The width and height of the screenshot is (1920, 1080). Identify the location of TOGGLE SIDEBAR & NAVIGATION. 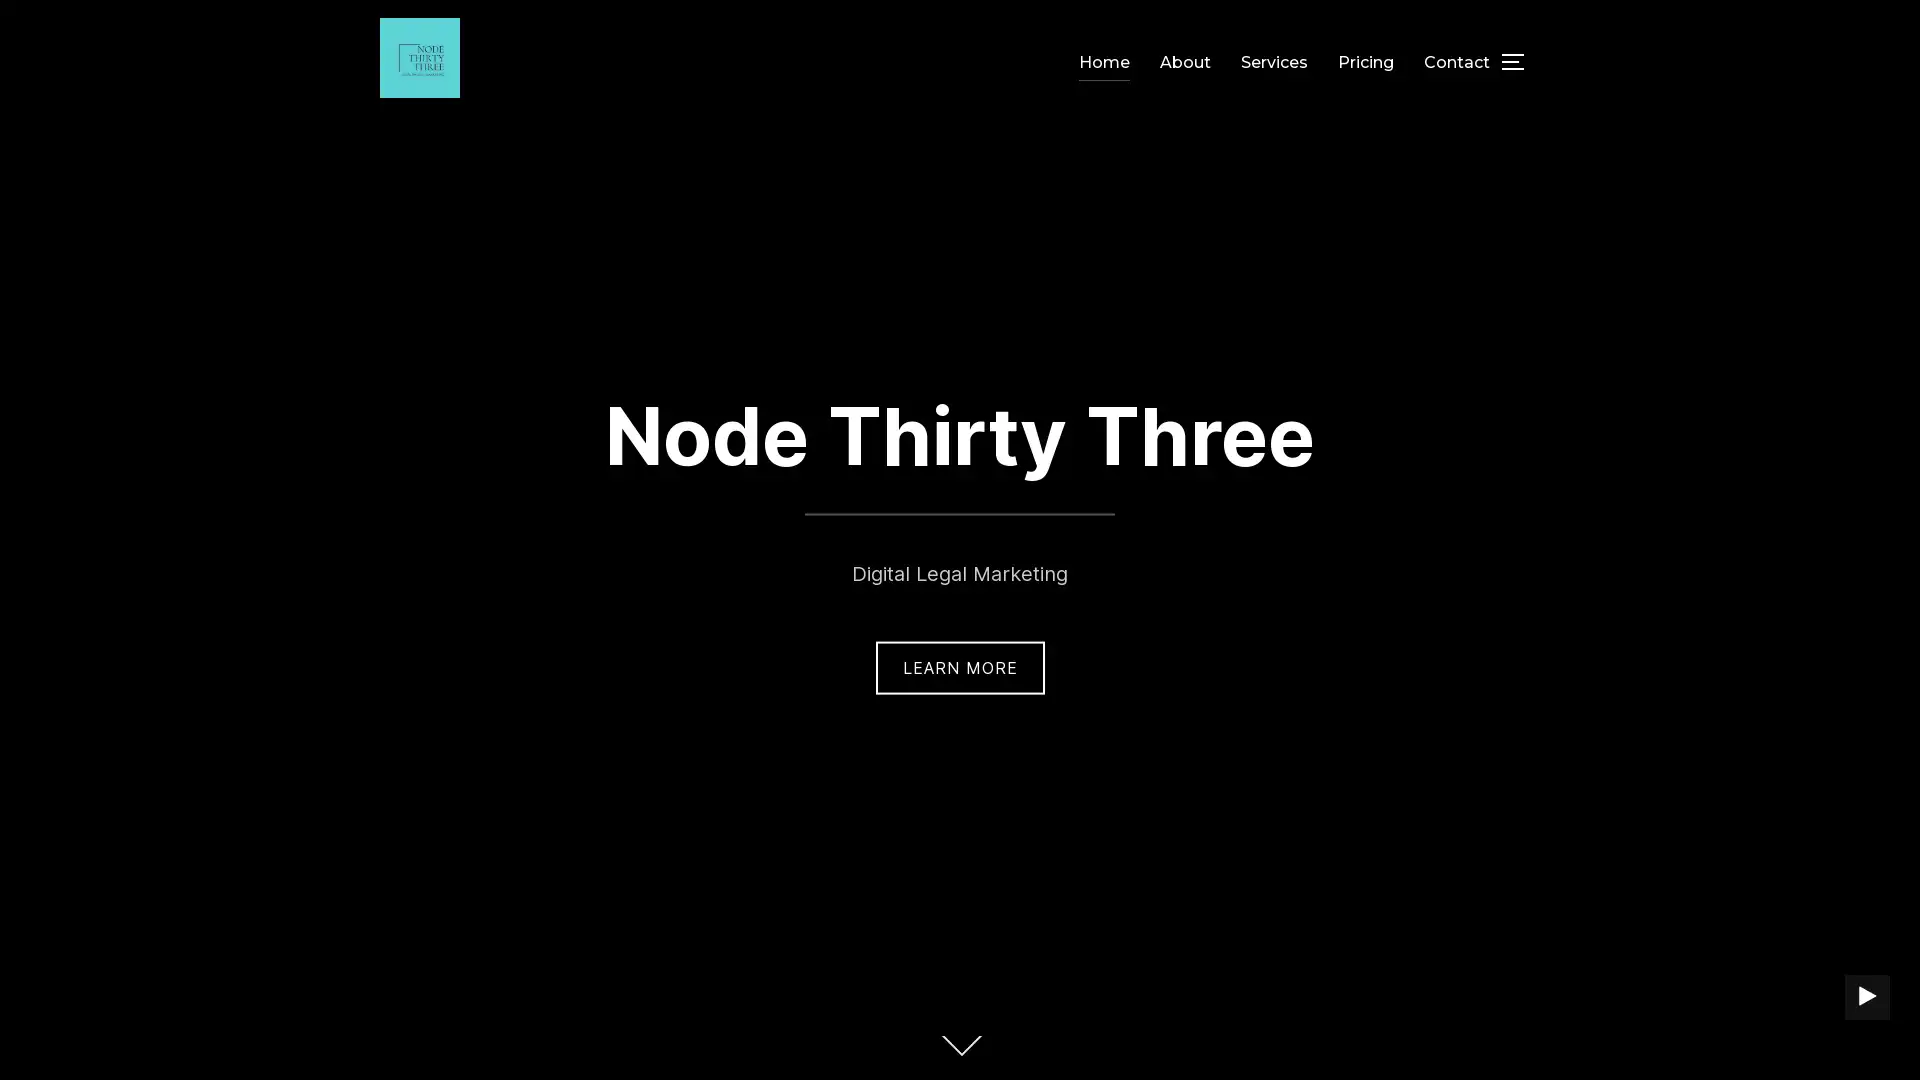
(1520, 60).